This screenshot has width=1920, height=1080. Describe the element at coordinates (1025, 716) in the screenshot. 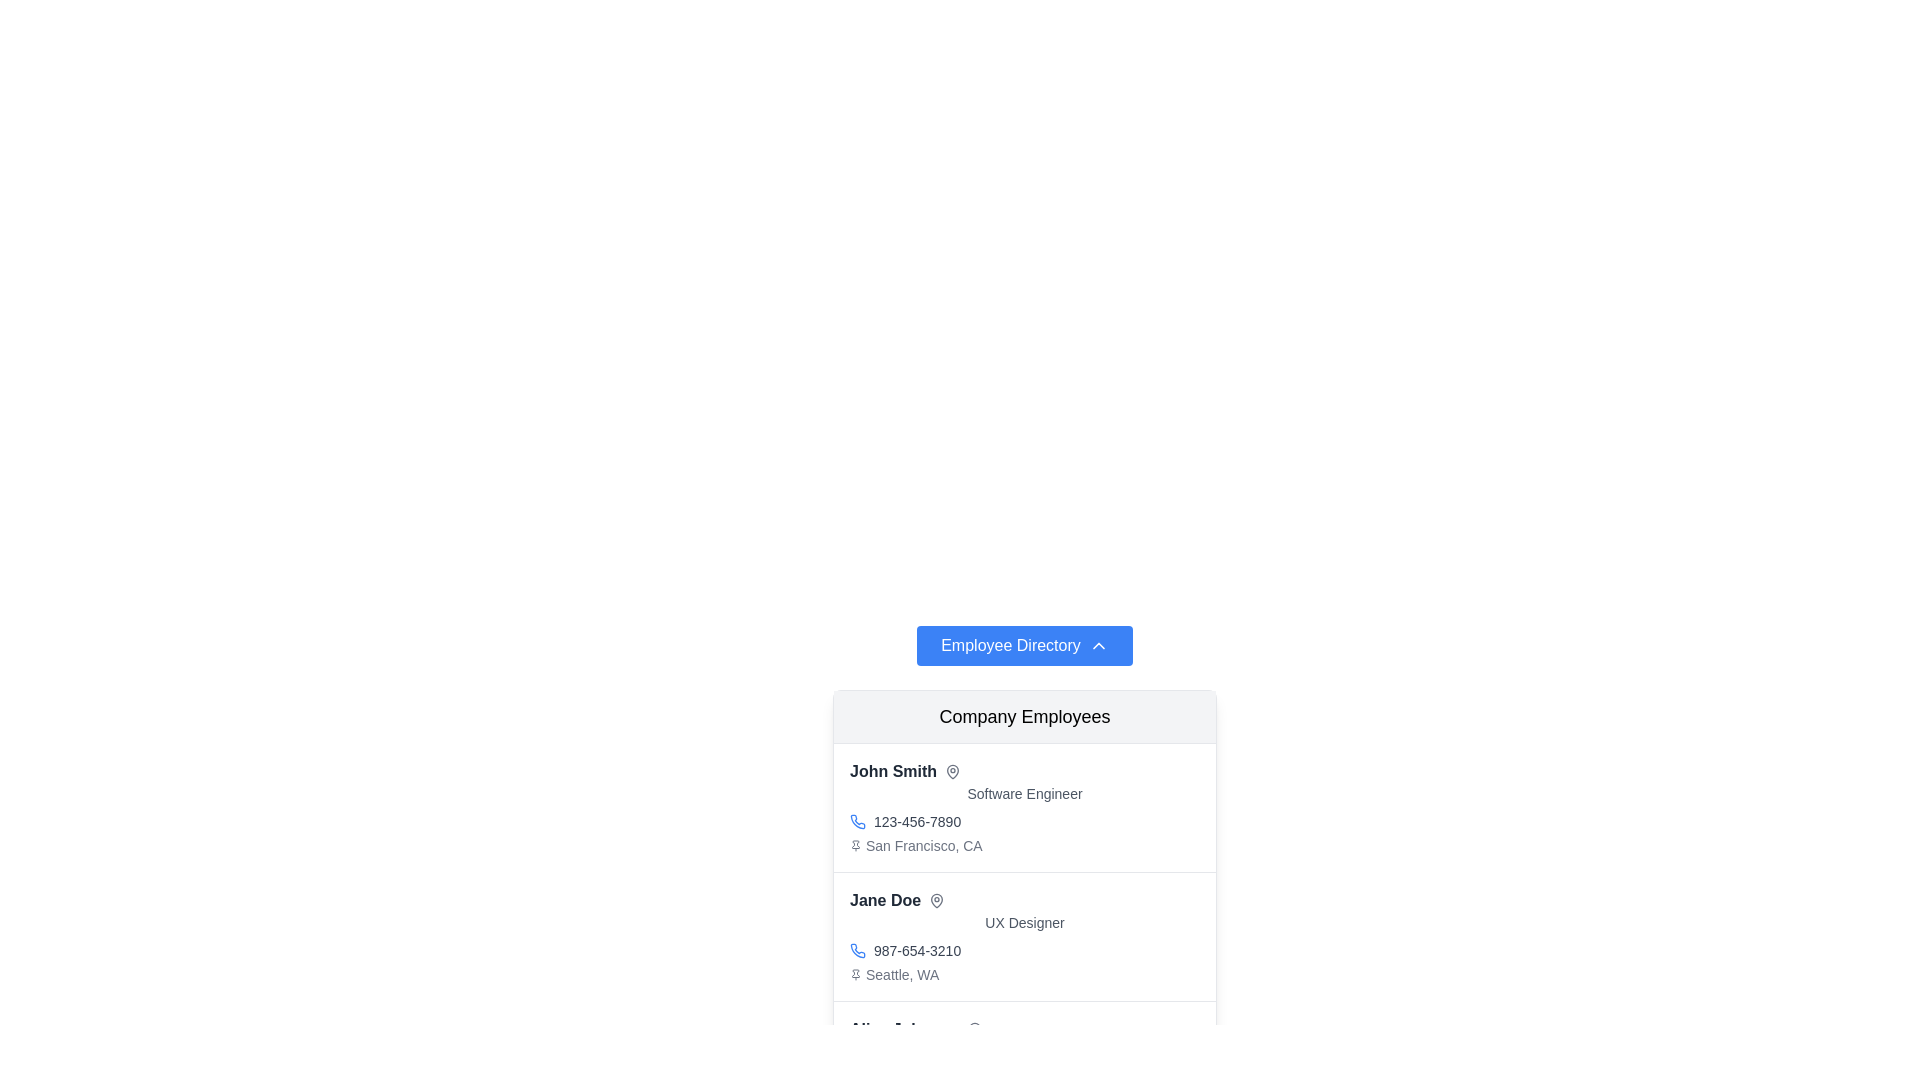

I see `the Static text label that serves as the heading for the 'Employee Directory' dropdown panel, indicating the section lists employees` at that location.